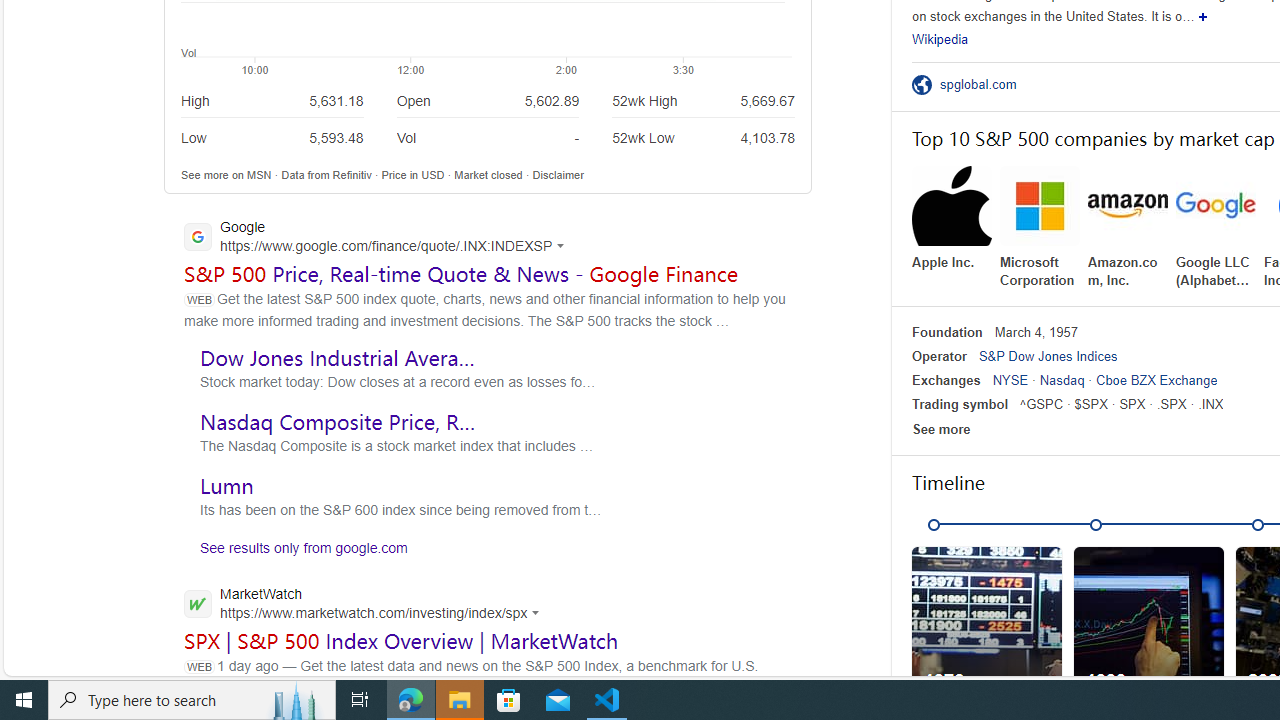 Image resolution: width=1280 pixels, height=720 pixels. What do you see at coordinates (538, 611) in the screenshot?
I see `'Actions for this site'` at bounding box center [538, 611].